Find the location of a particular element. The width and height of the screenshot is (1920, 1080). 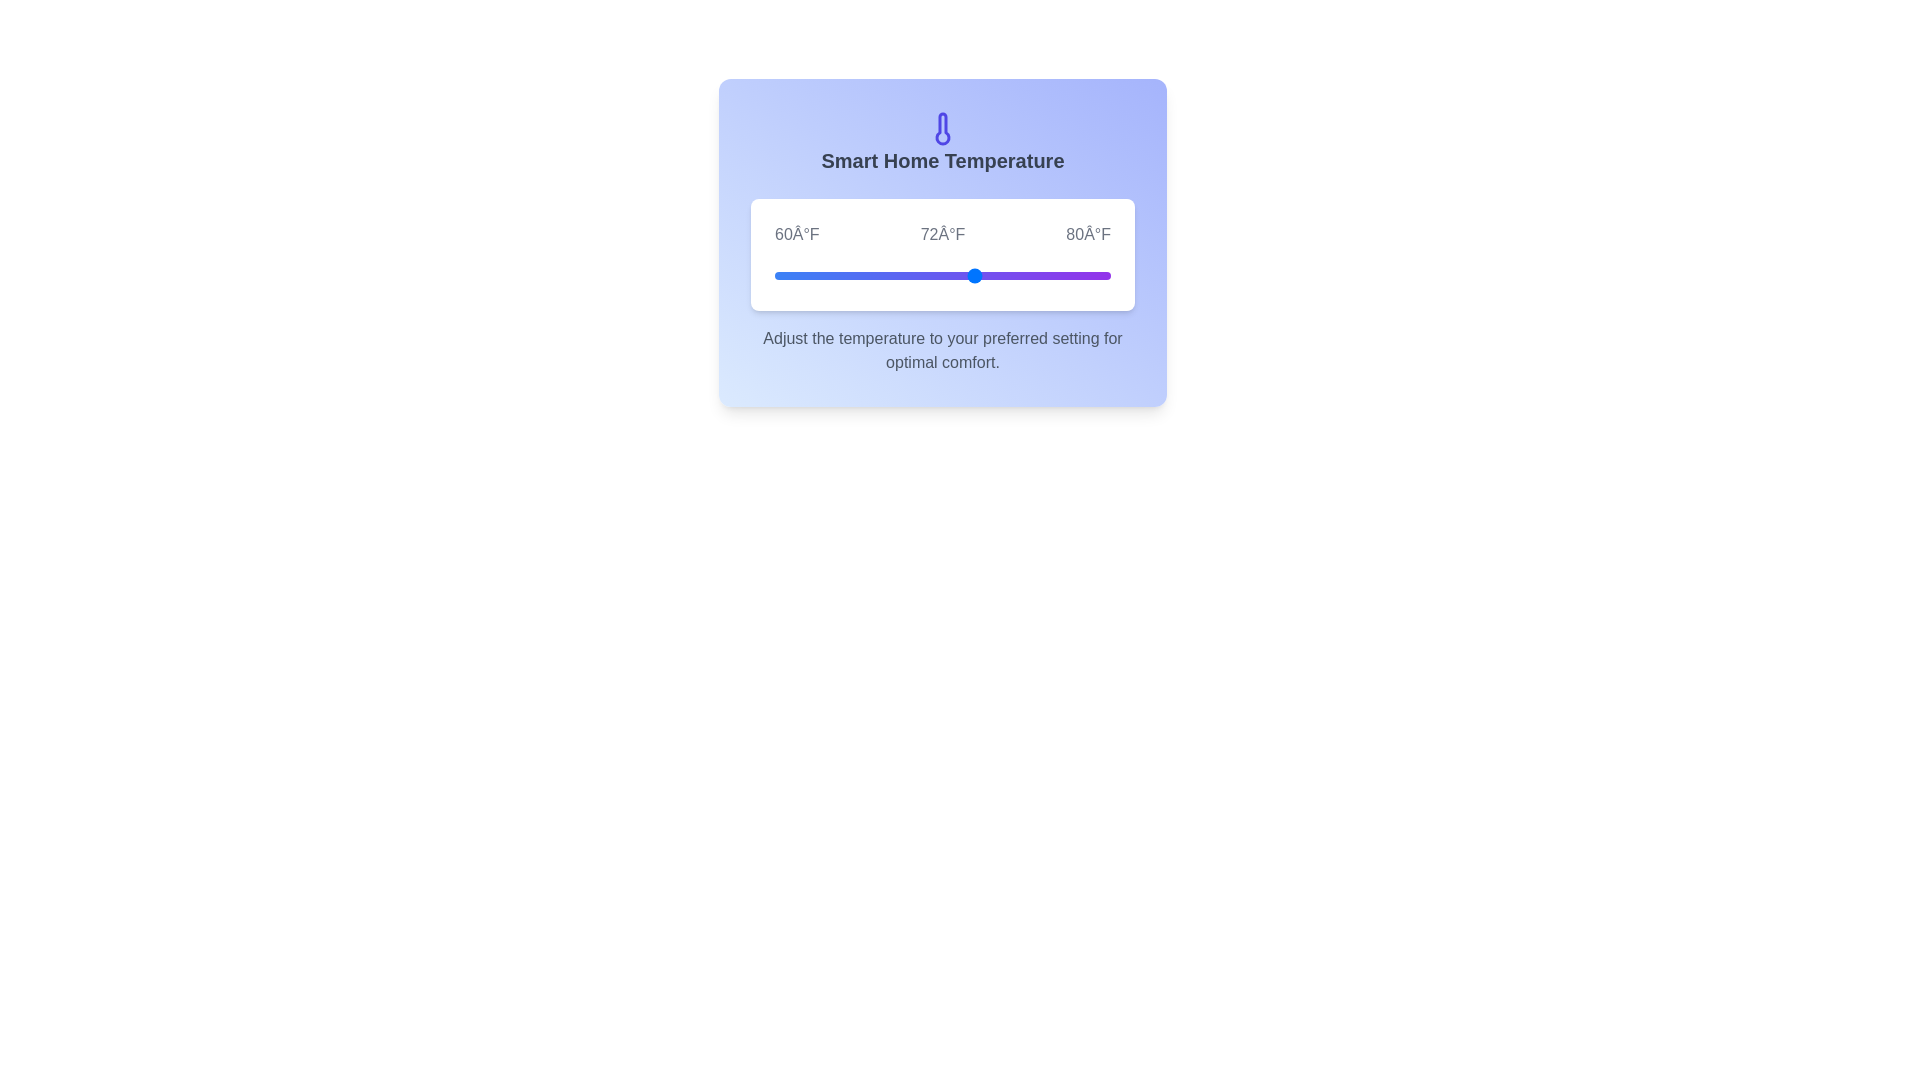

the temperature slider to 66°F is located at coordinates (875, 276).